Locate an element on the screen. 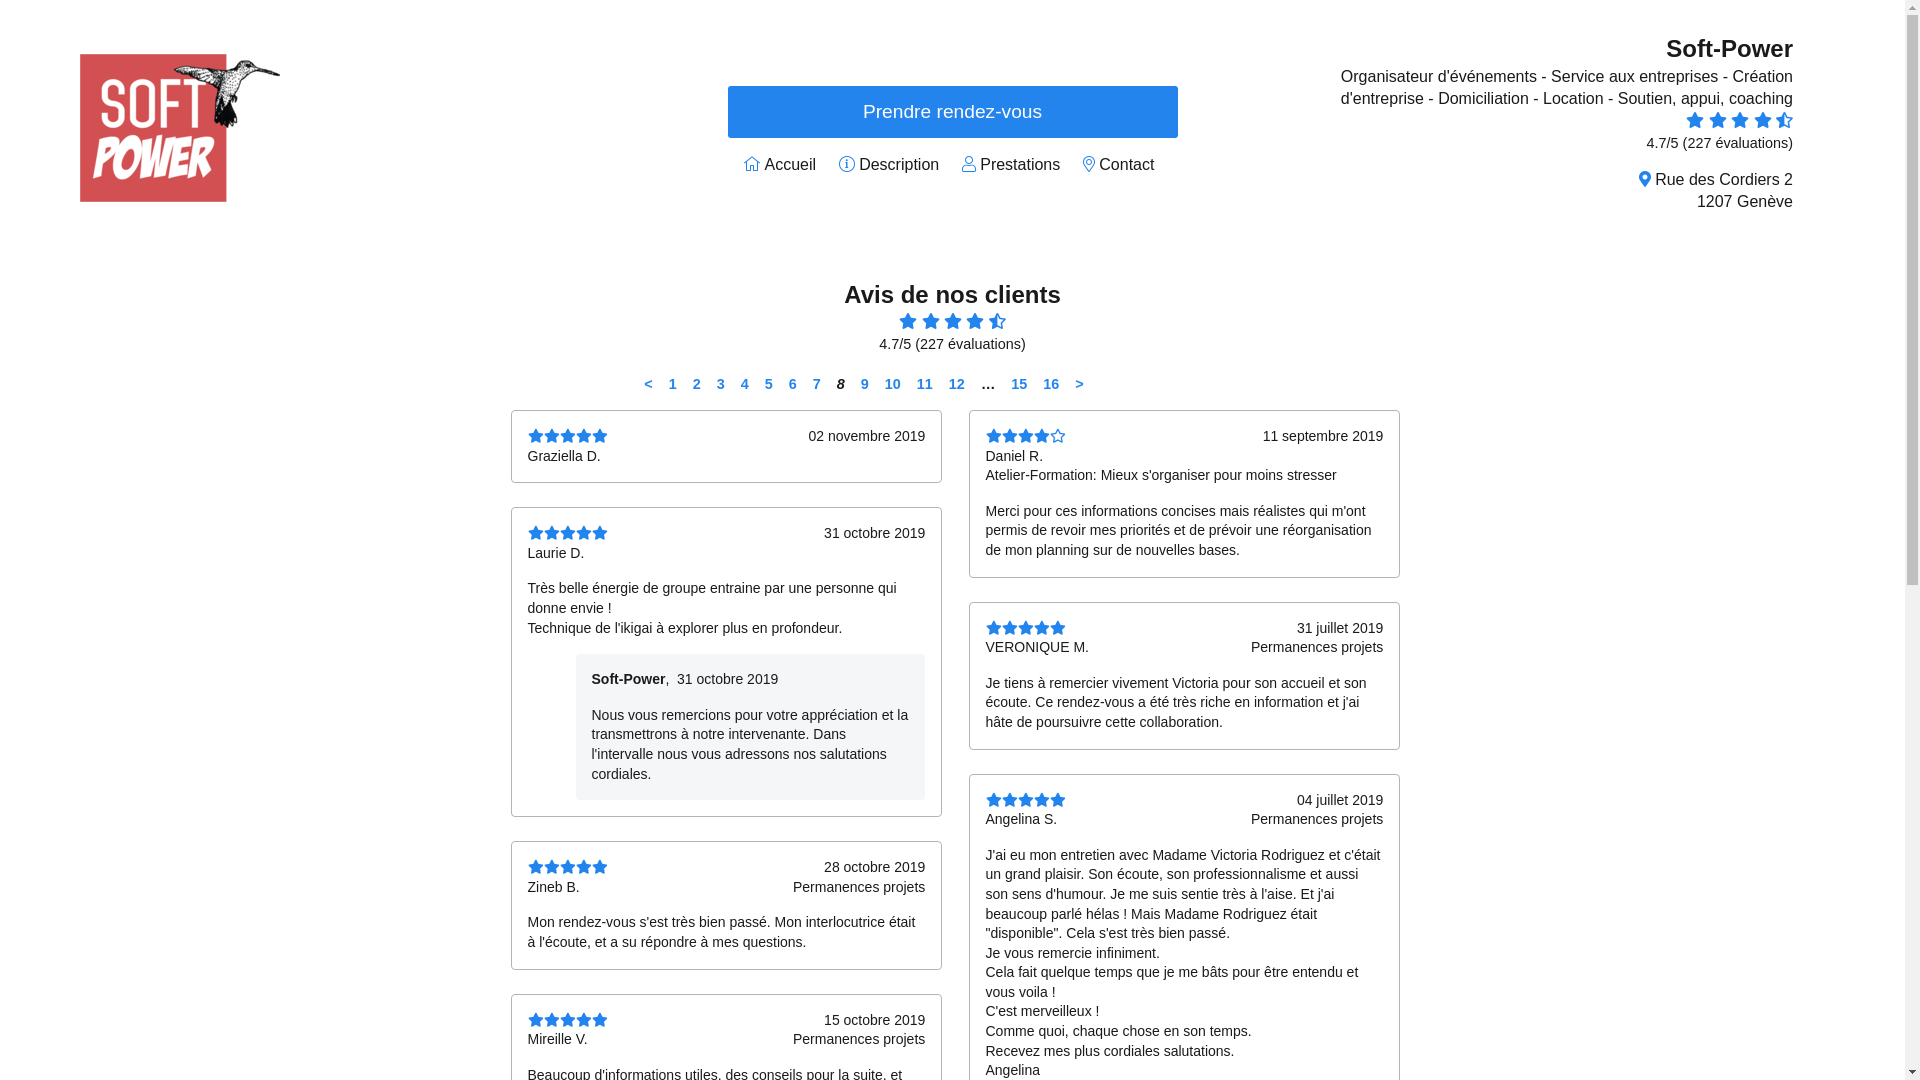 The height and width of the screenshot is (1080, 1920). '10' is located at coordinates (891, 384).